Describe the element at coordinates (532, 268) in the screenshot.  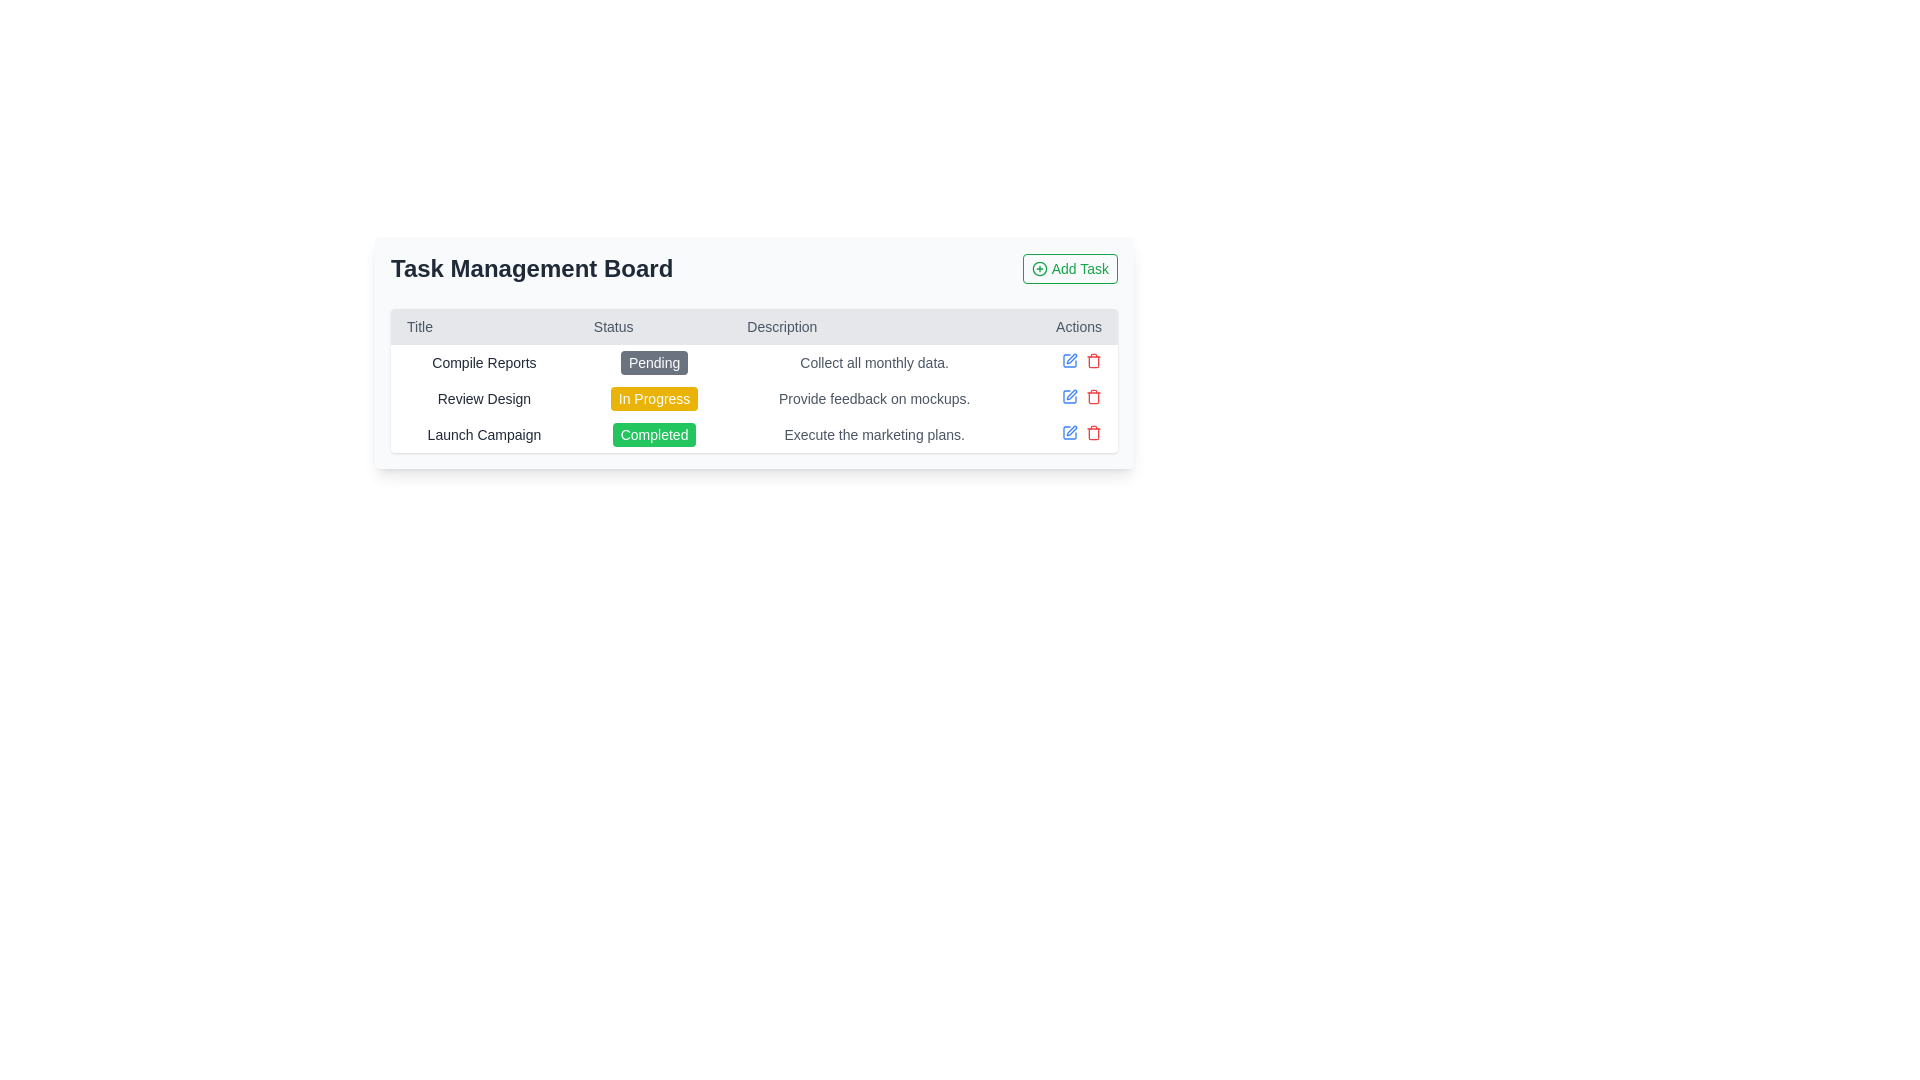
I see `the header text displaying 'Task Management Board', which is located on the left side of the header section and aligned horizontally with the 'Add Task' button` at that location.